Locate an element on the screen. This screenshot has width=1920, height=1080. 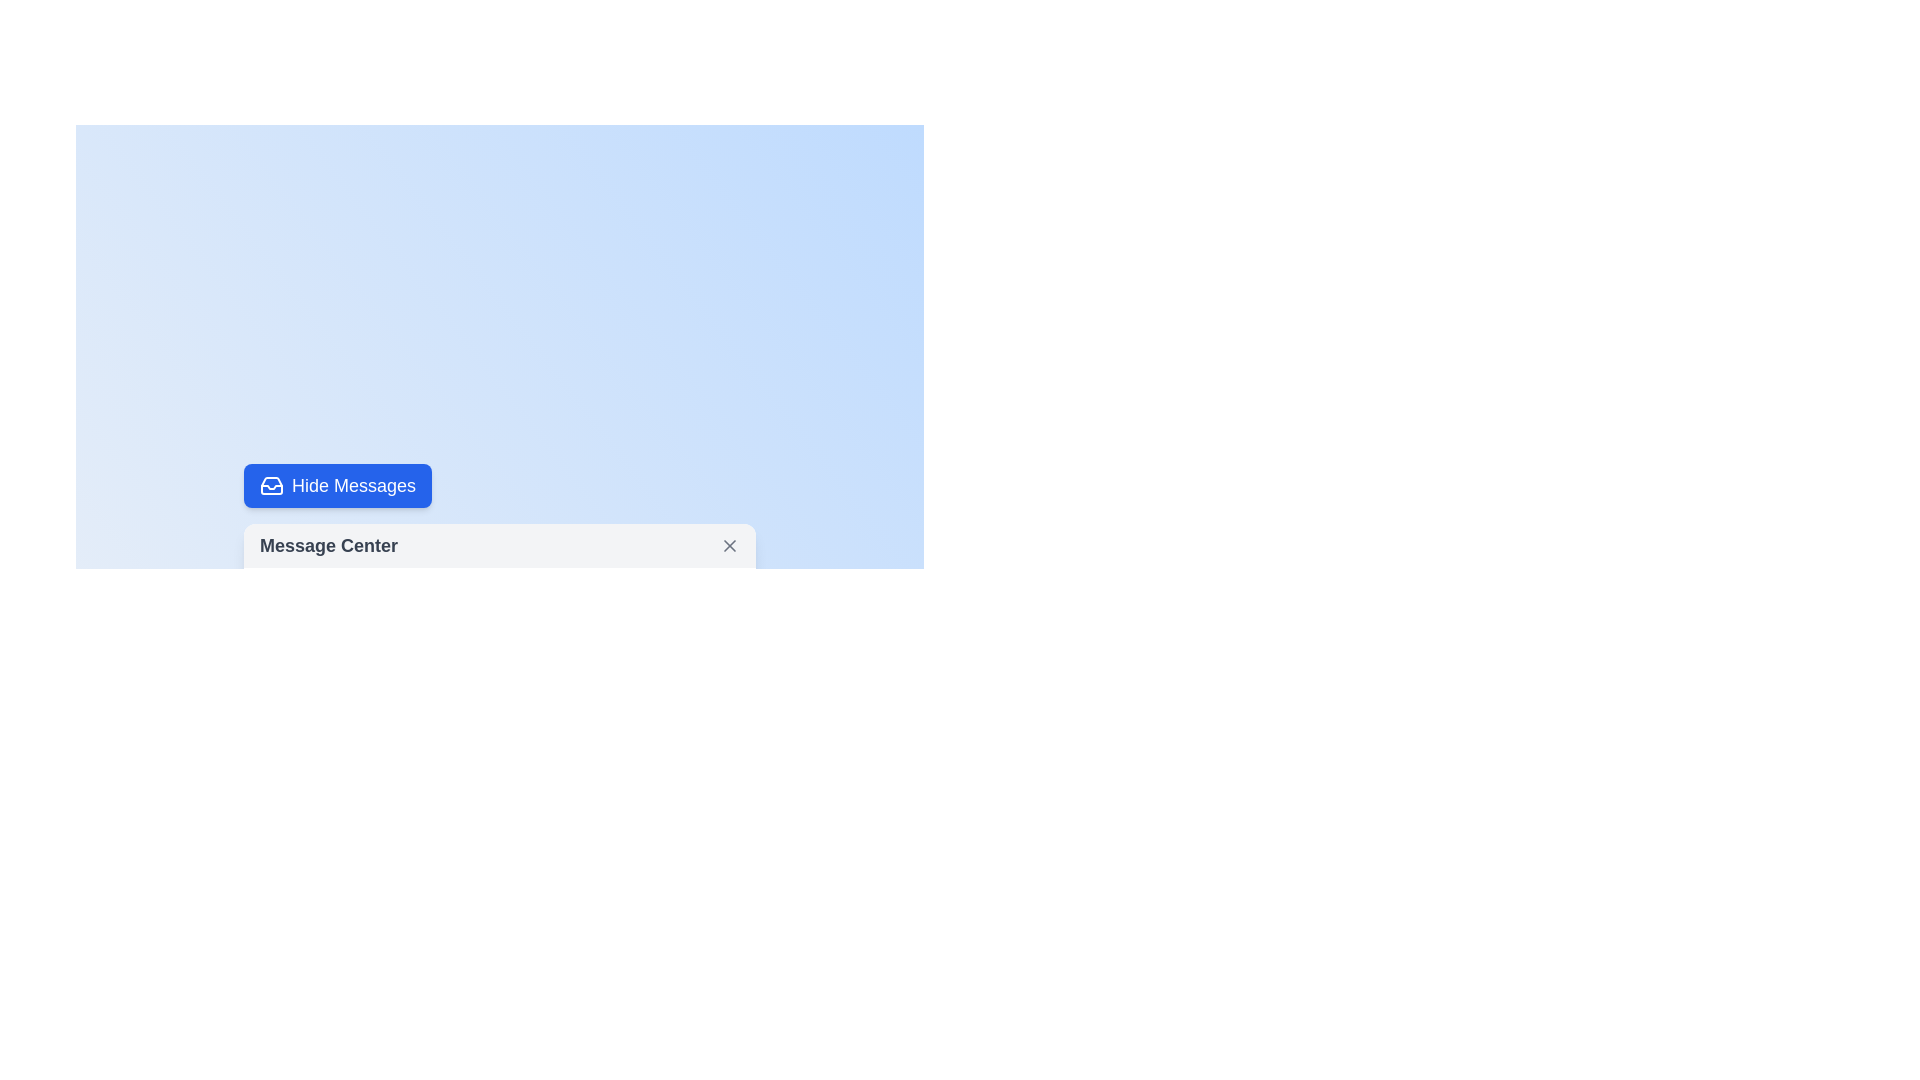
the SVG circle element that visually represents an alert, located below the 'Hide Messages' button and 'Message Center' is located at coordinates (287, 810).